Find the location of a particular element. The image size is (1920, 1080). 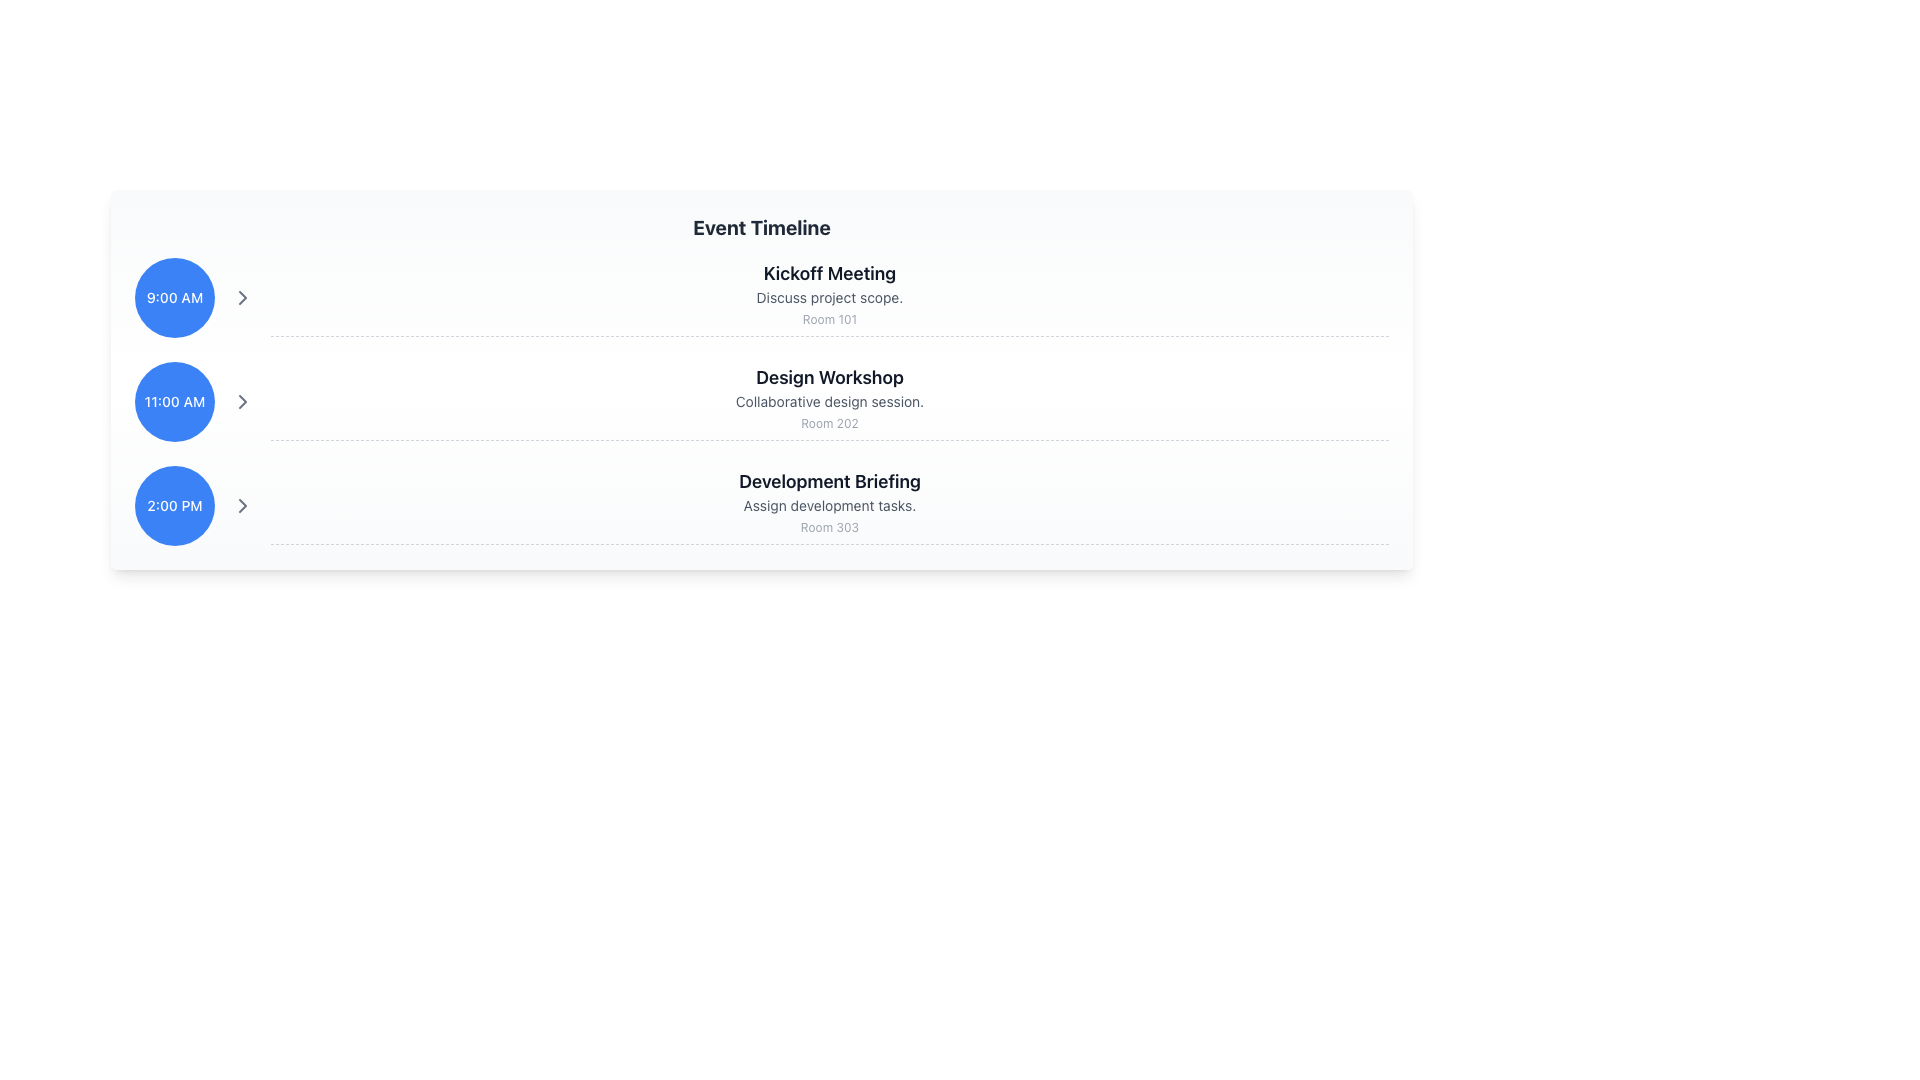

the informational text block that provides details about the scheduled event, located between the 'Kickoff Meeting' and 'Development Briefing' in the schedule is located at coordinates (830, 401).